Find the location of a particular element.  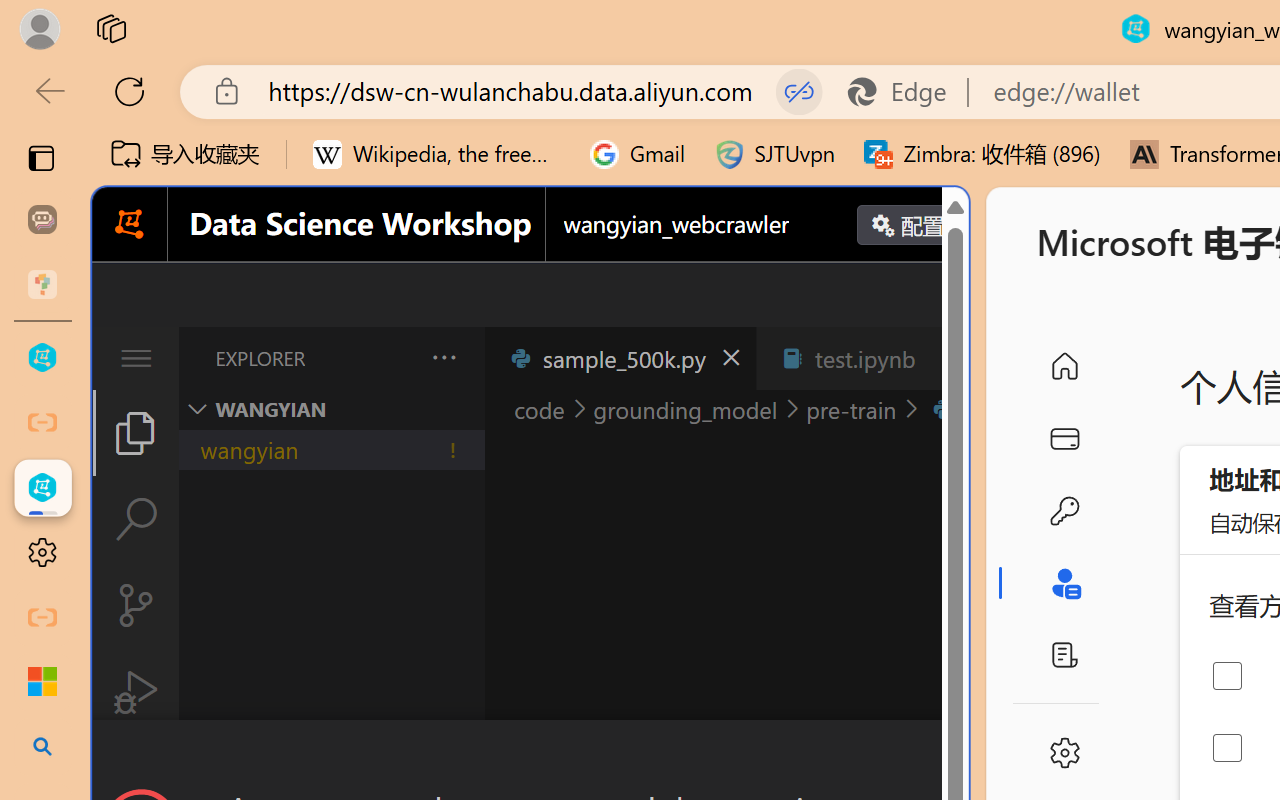

'Views and More Actions...' is located at coordinates (441, 357).